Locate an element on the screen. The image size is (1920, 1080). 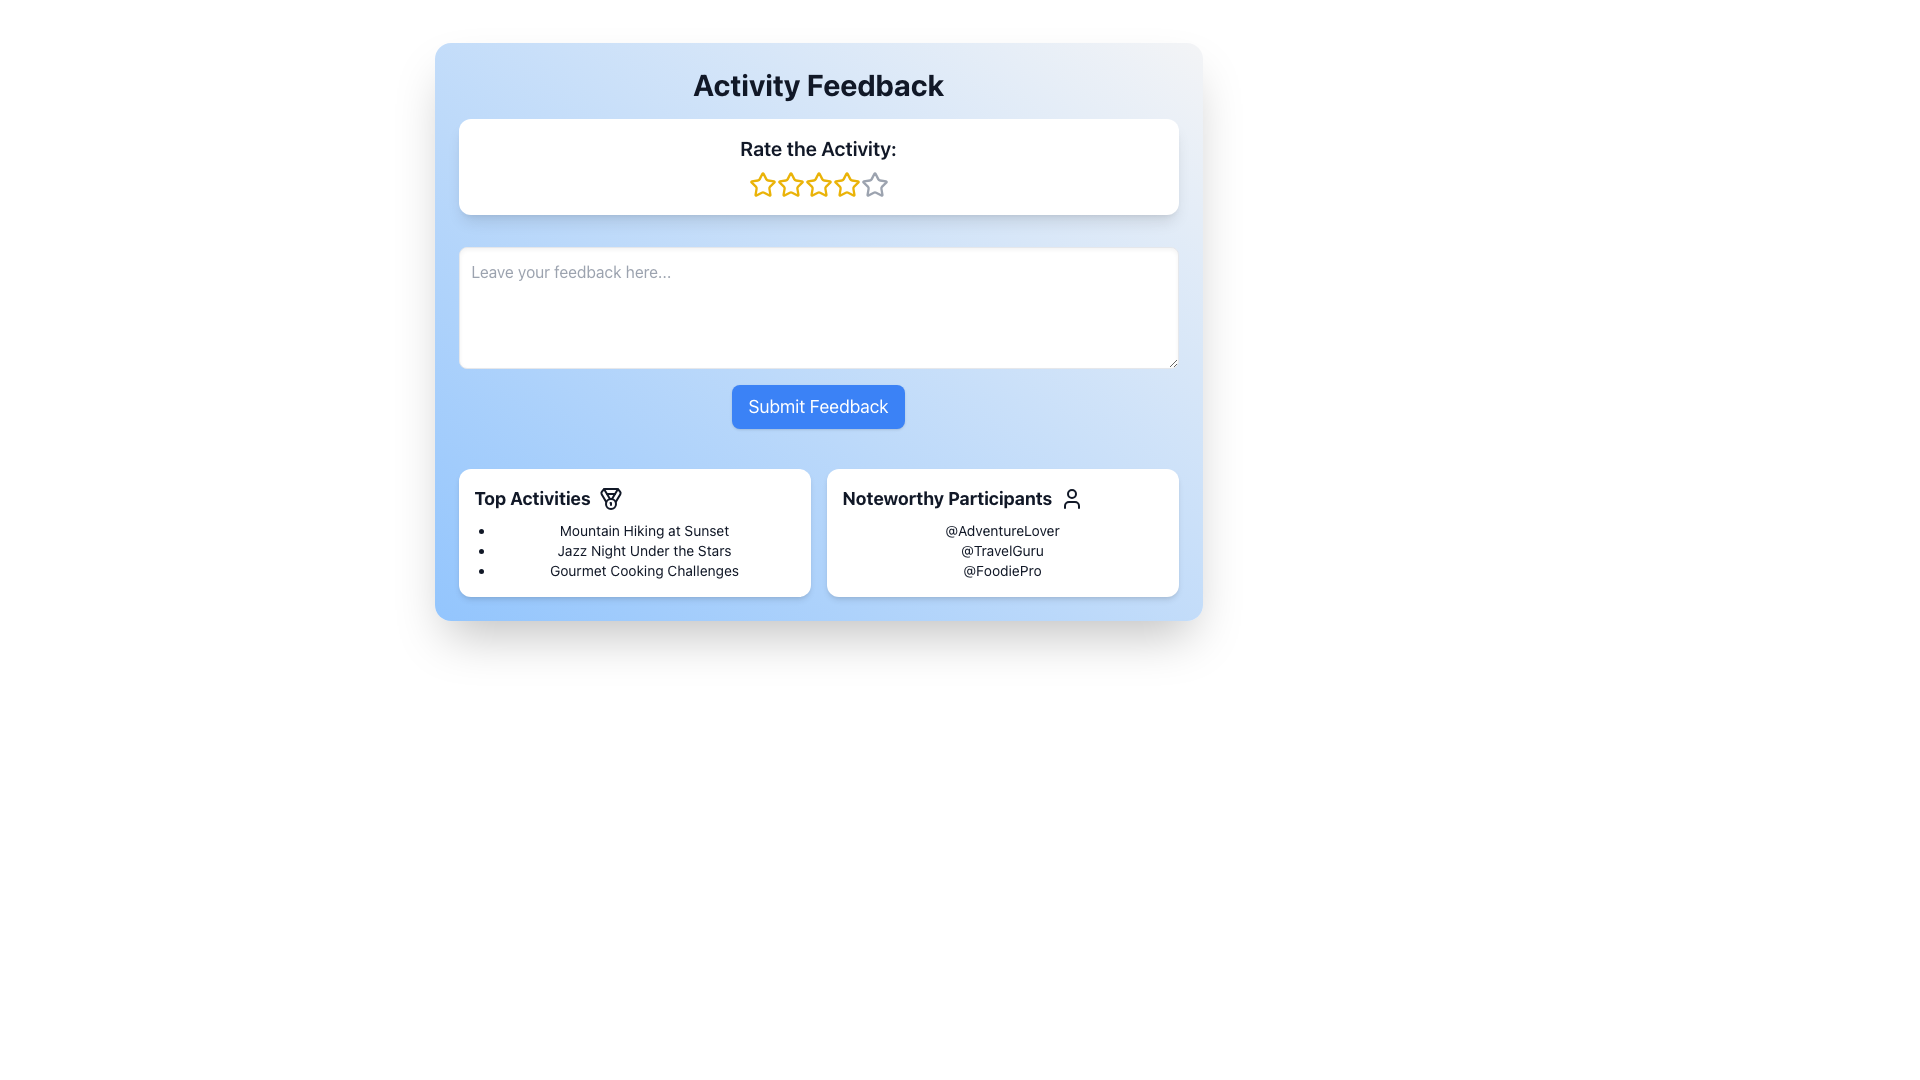
the third yellow star icon in the 'Rate the Activity' section to rate it is located at coordinates (789, 185).